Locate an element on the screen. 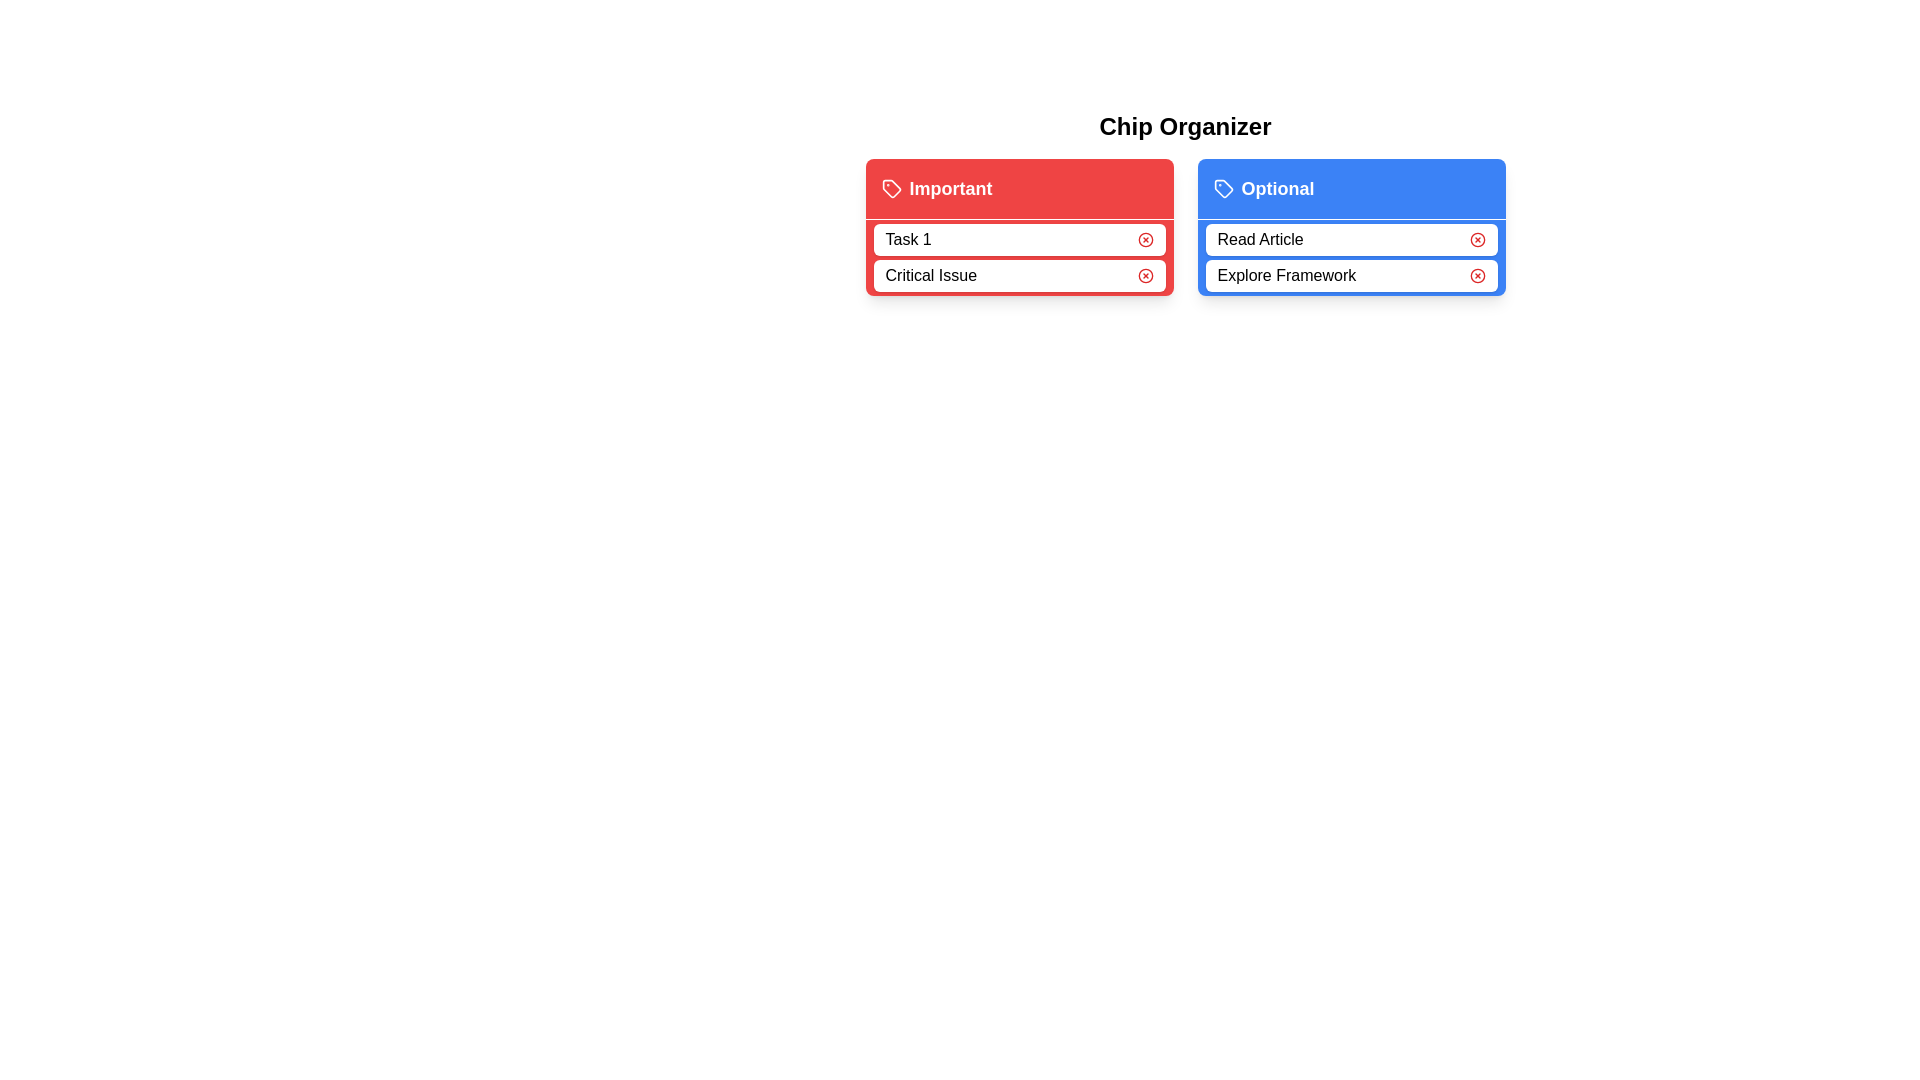  remove button for the chip labeled Explore Framework is located at coordinates (1477, 276).